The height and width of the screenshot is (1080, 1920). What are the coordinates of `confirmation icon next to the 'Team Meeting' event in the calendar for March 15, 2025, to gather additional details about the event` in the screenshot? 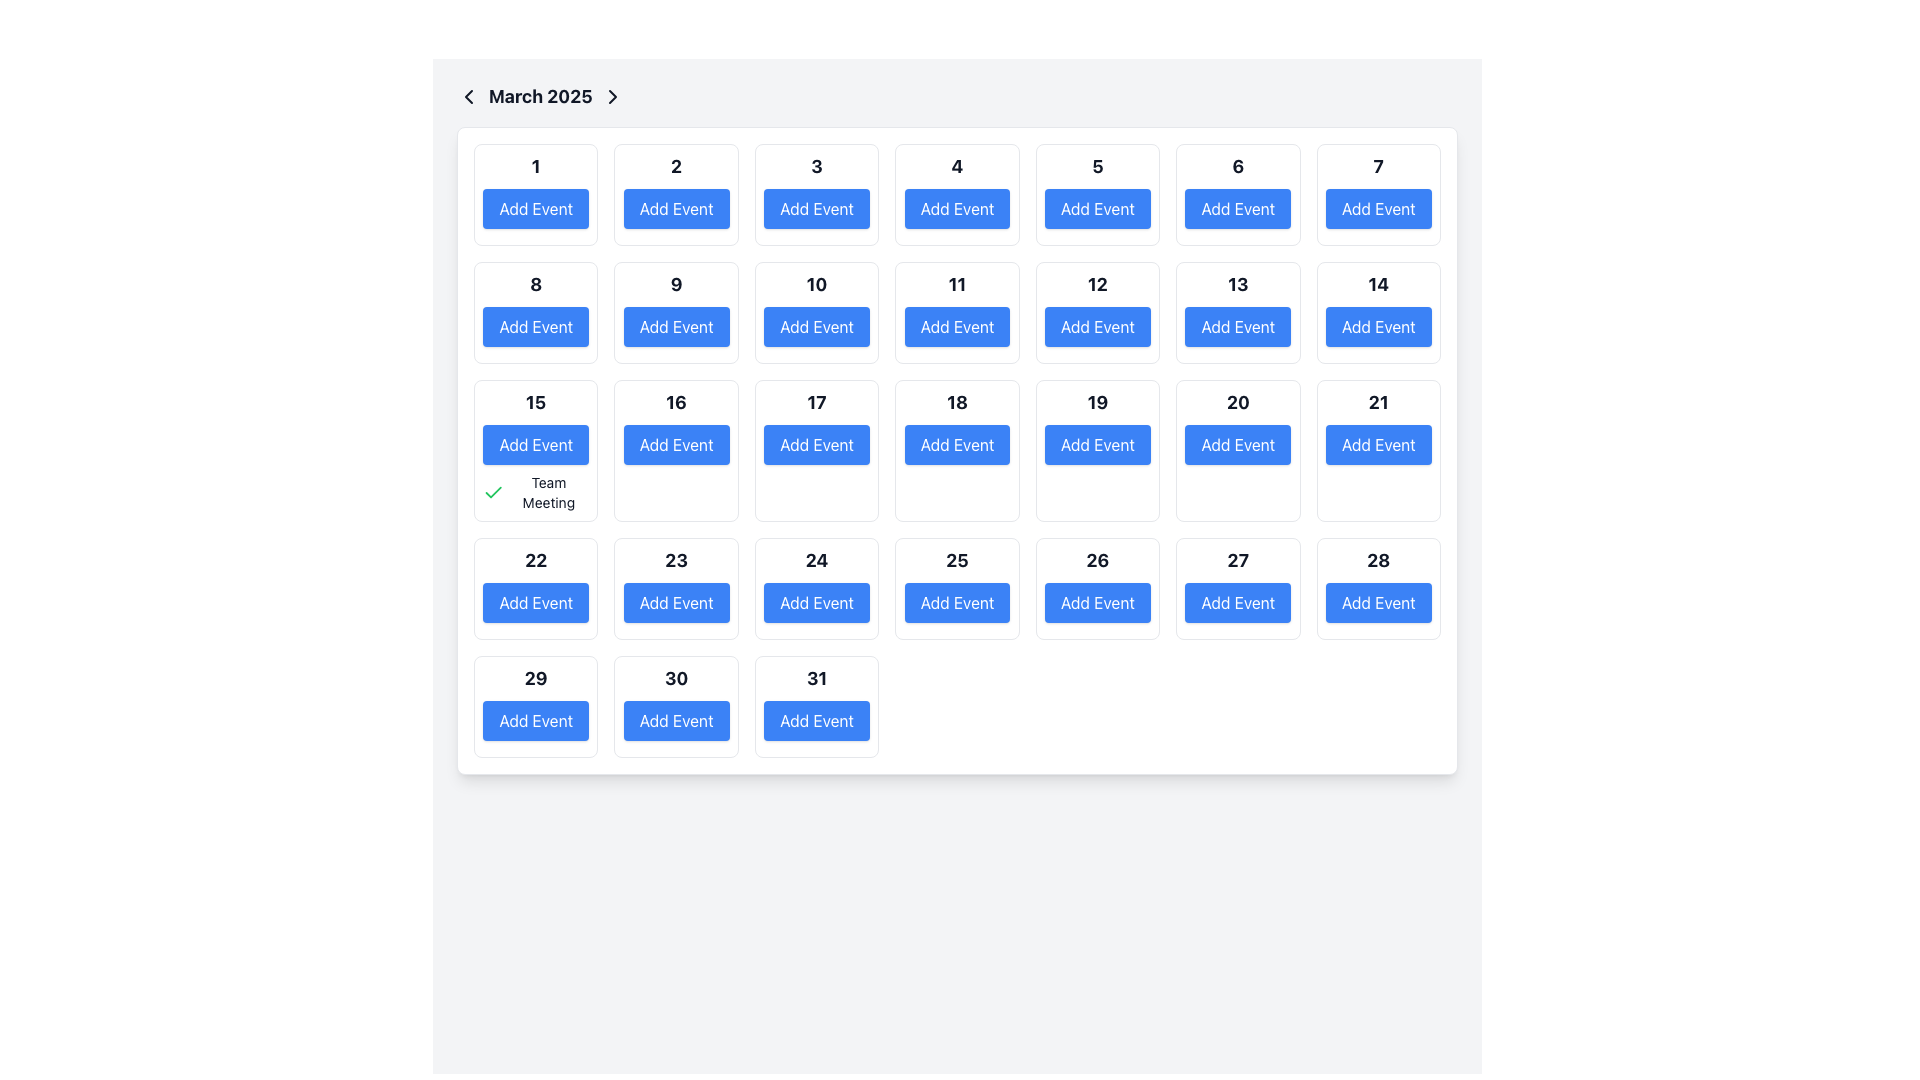 It's located at (493, 492).